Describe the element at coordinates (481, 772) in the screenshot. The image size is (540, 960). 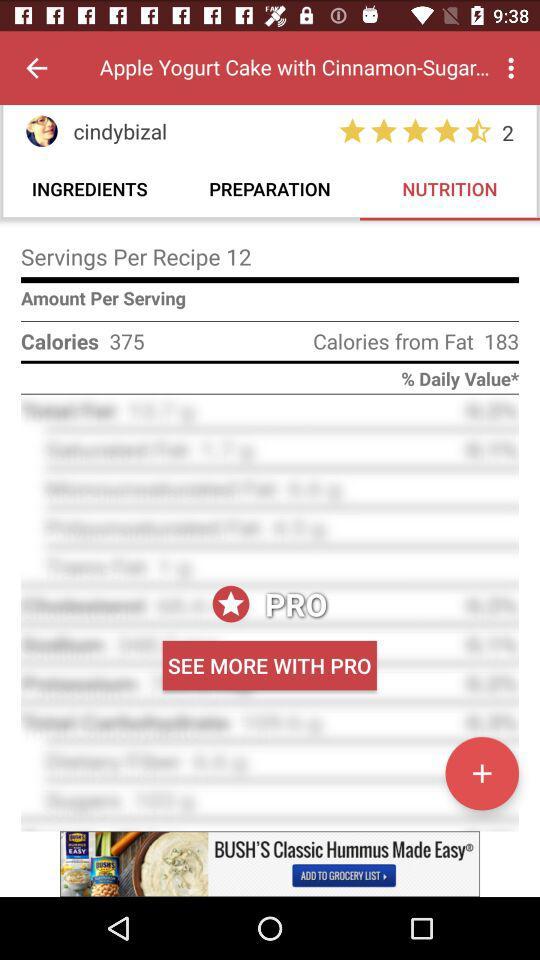
I see `the add icon` at that location.